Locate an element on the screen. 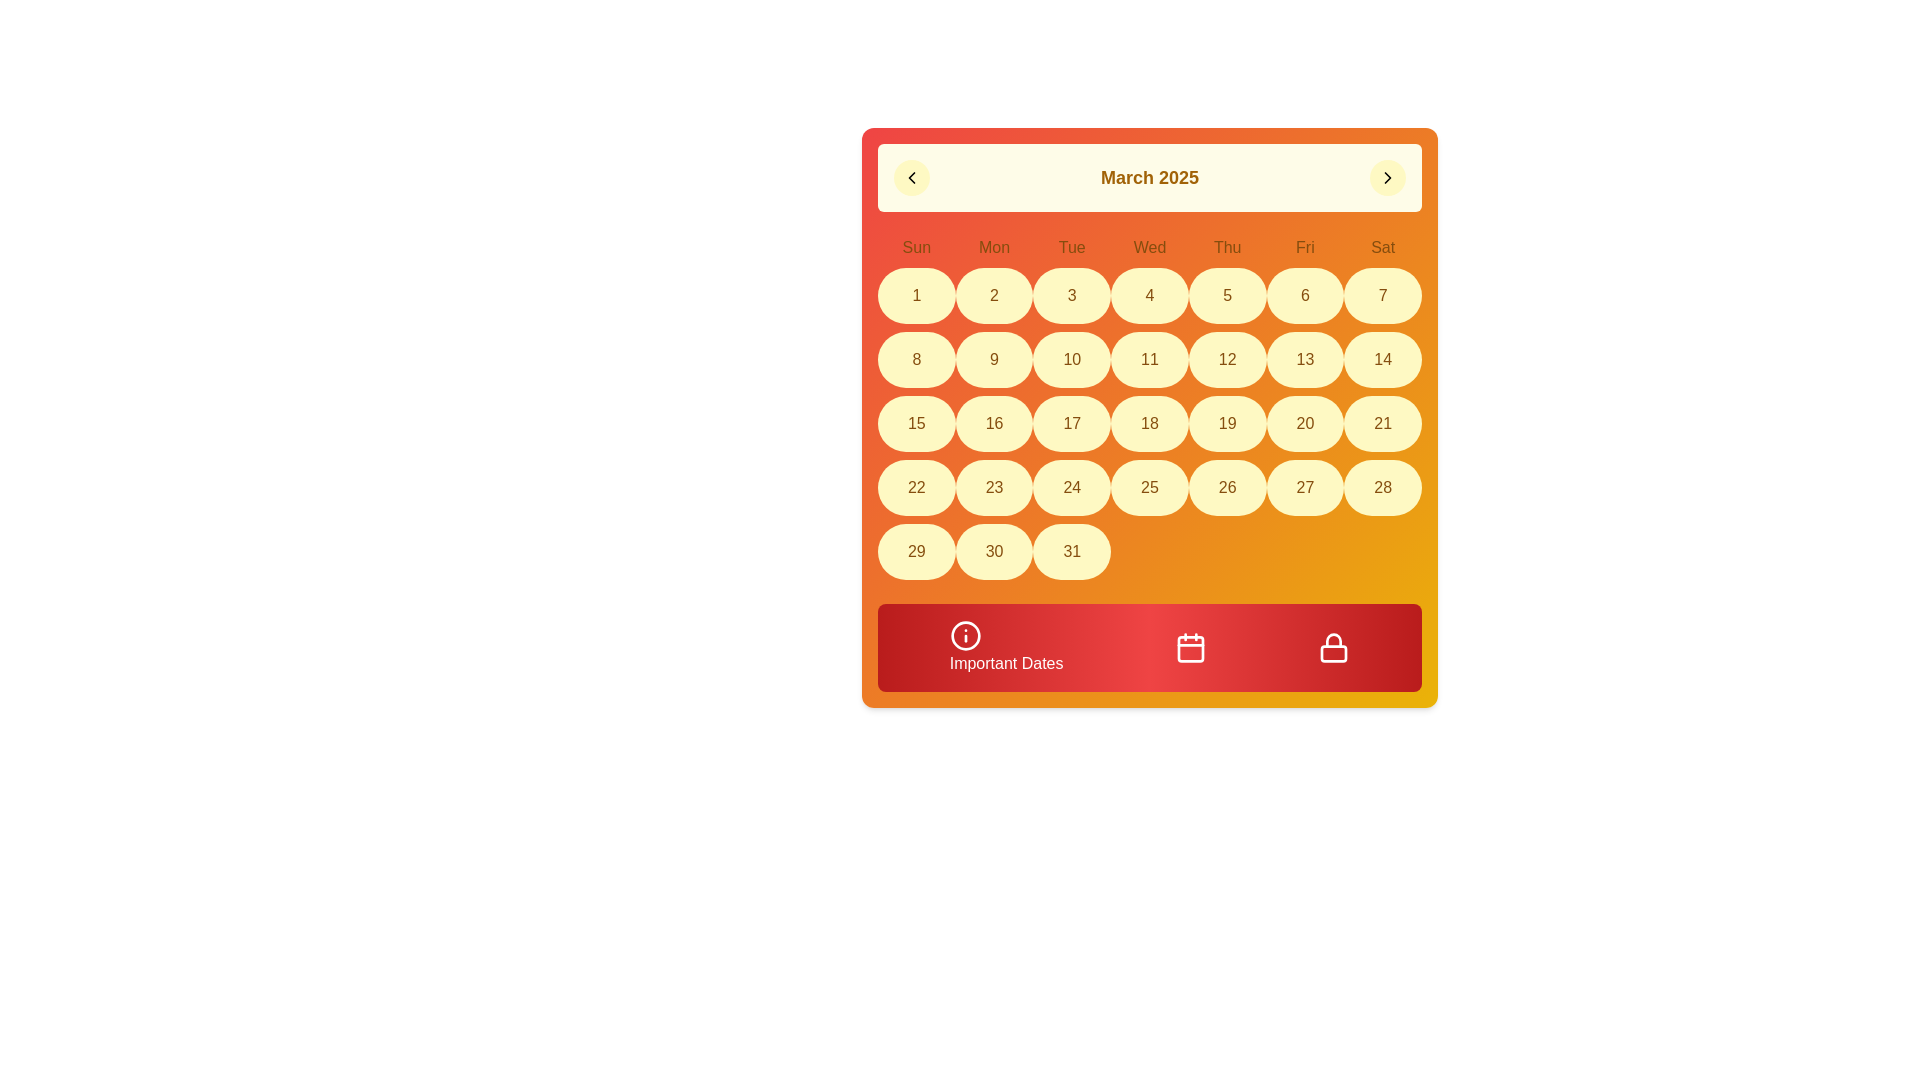  the static text label indicating 'Mon' in the second slot of the day labels in the calendar grid is located at coordinates (994, 246).